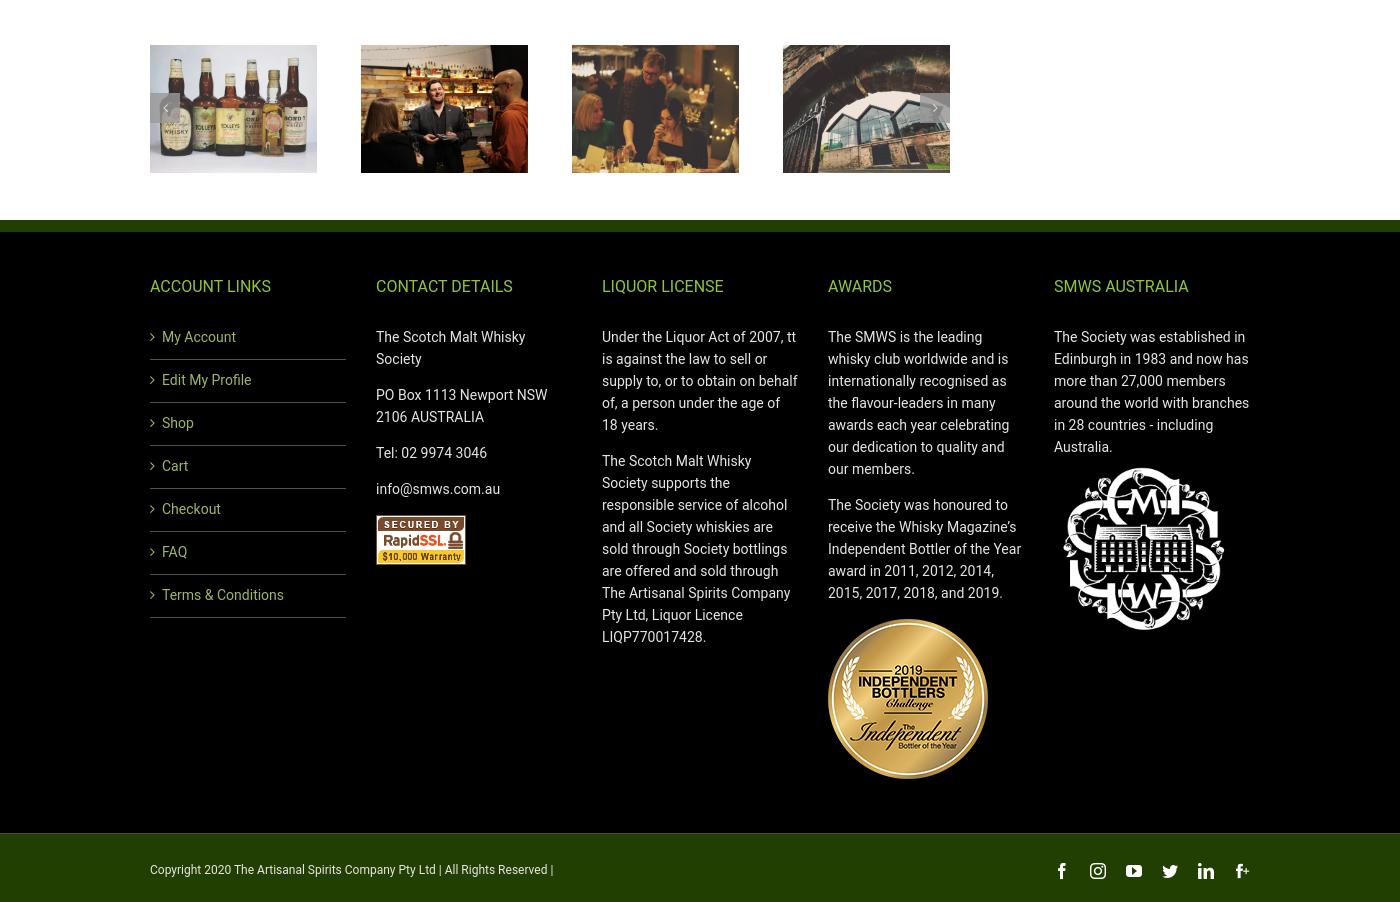 The width and height of the screenshot is (1400, 902). Describe the element at coordinates (223, 594) in the screenshot. I see `'Terms & Conditions'` at that location.